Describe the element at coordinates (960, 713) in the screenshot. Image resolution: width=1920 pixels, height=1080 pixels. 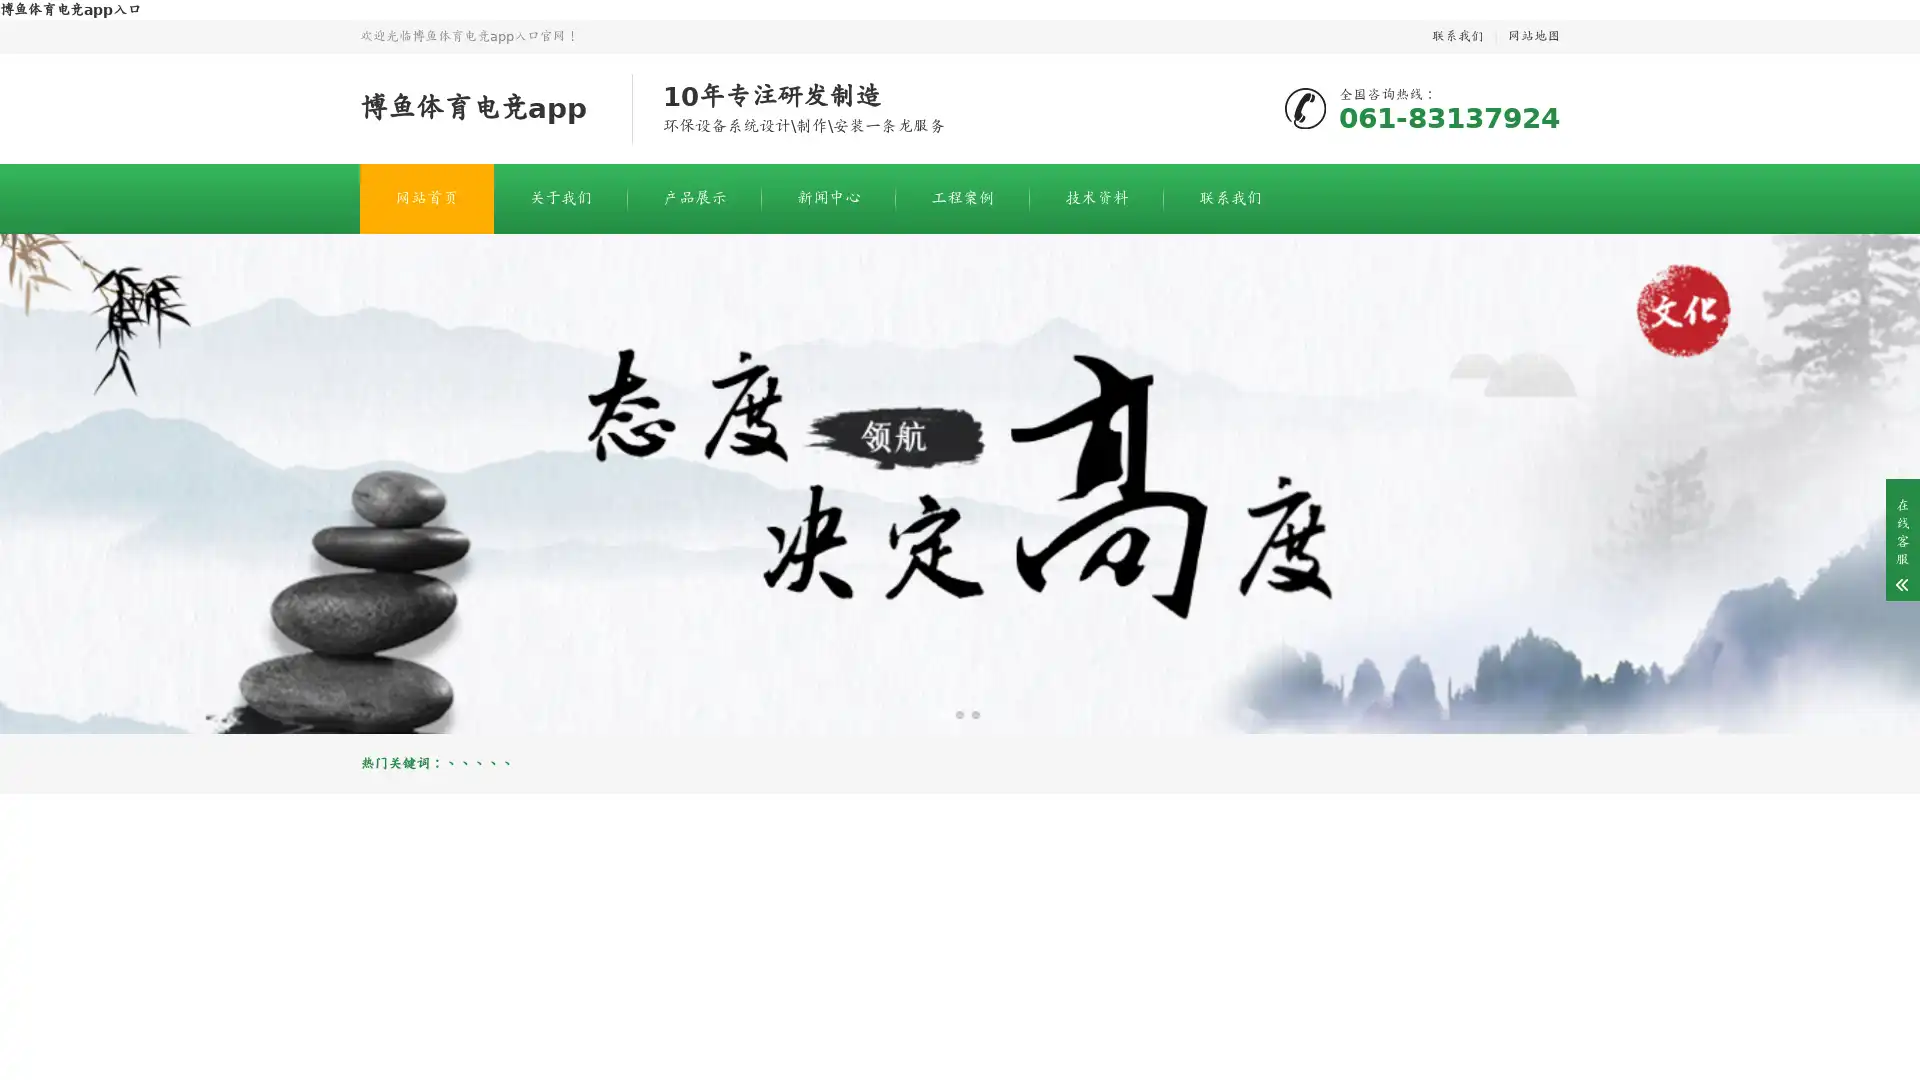
I see `Go to slide 2` at that location.